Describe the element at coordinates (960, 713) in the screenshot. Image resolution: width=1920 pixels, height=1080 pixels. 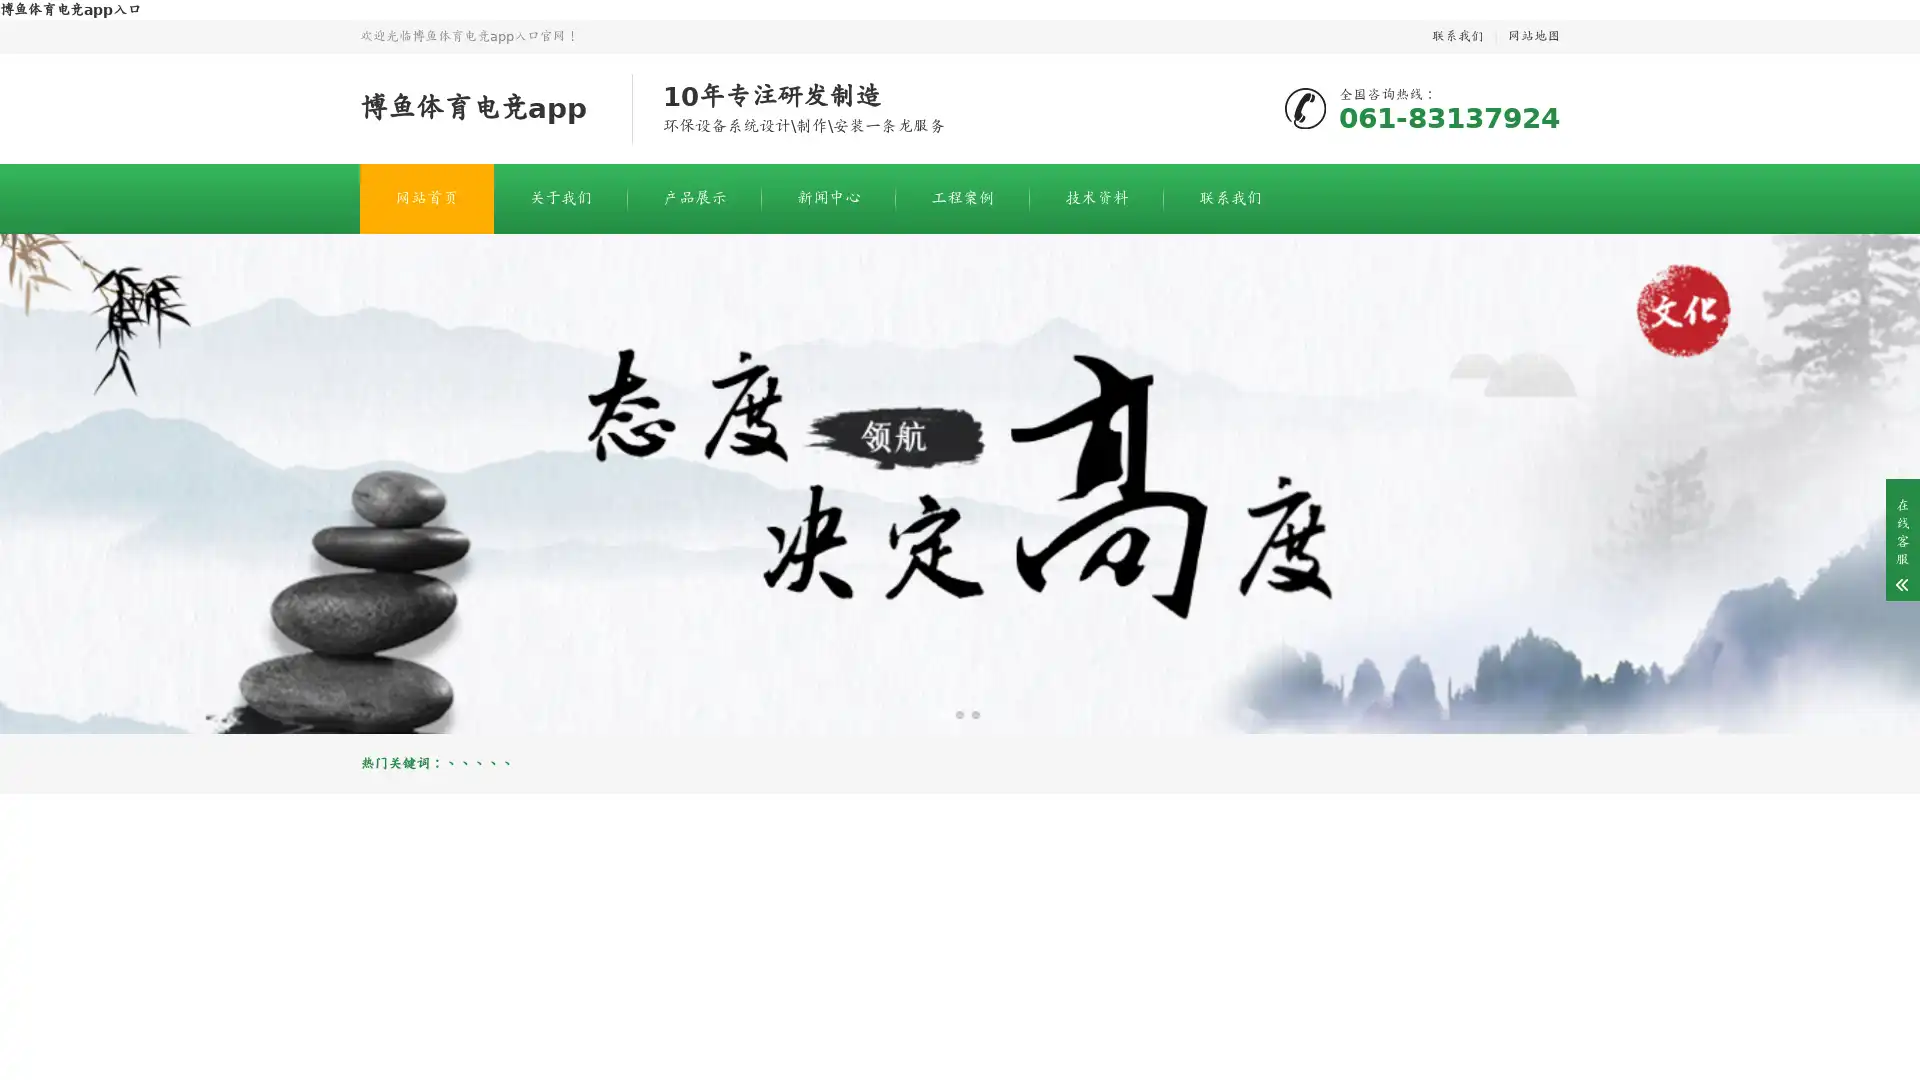
I see `Go to slide 2` at that location.